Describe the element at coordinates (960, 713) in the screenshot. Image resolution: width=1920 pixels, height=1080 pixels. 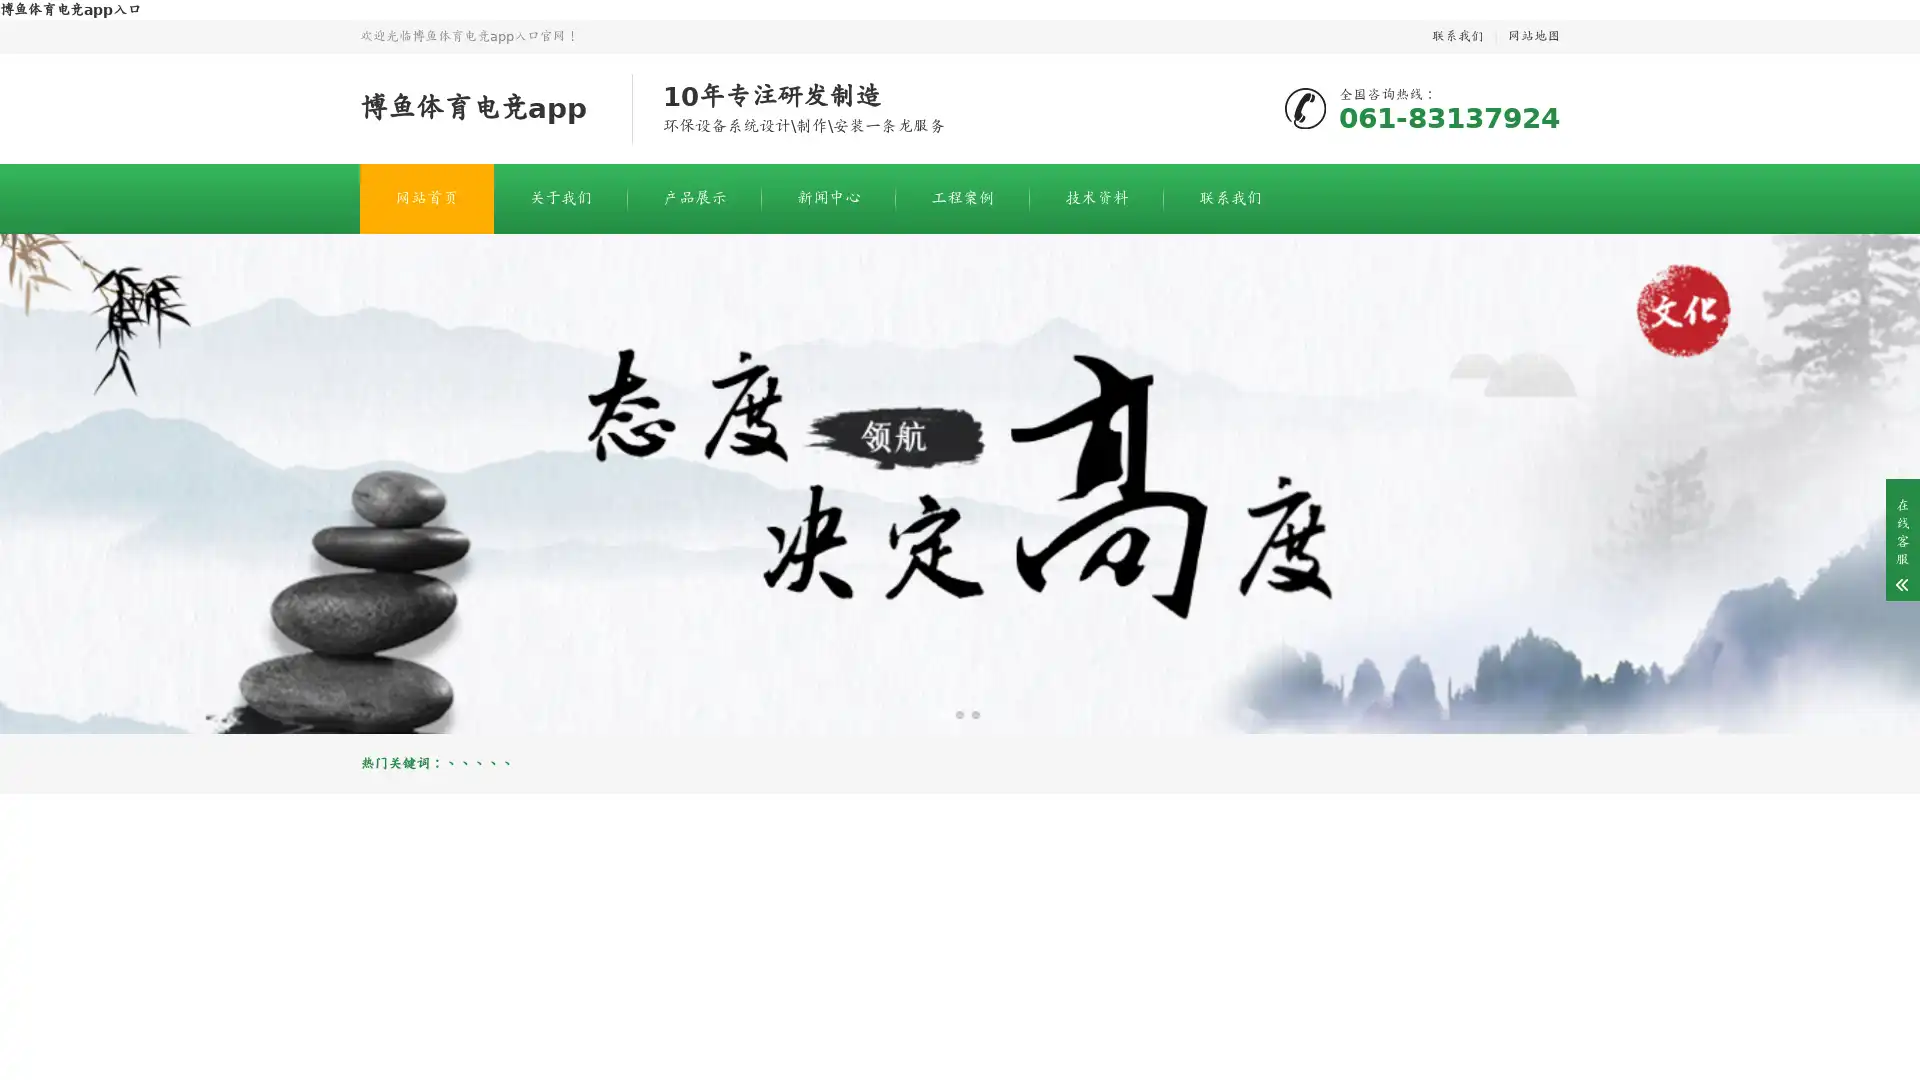
I see `Go to slide 2` at that location.